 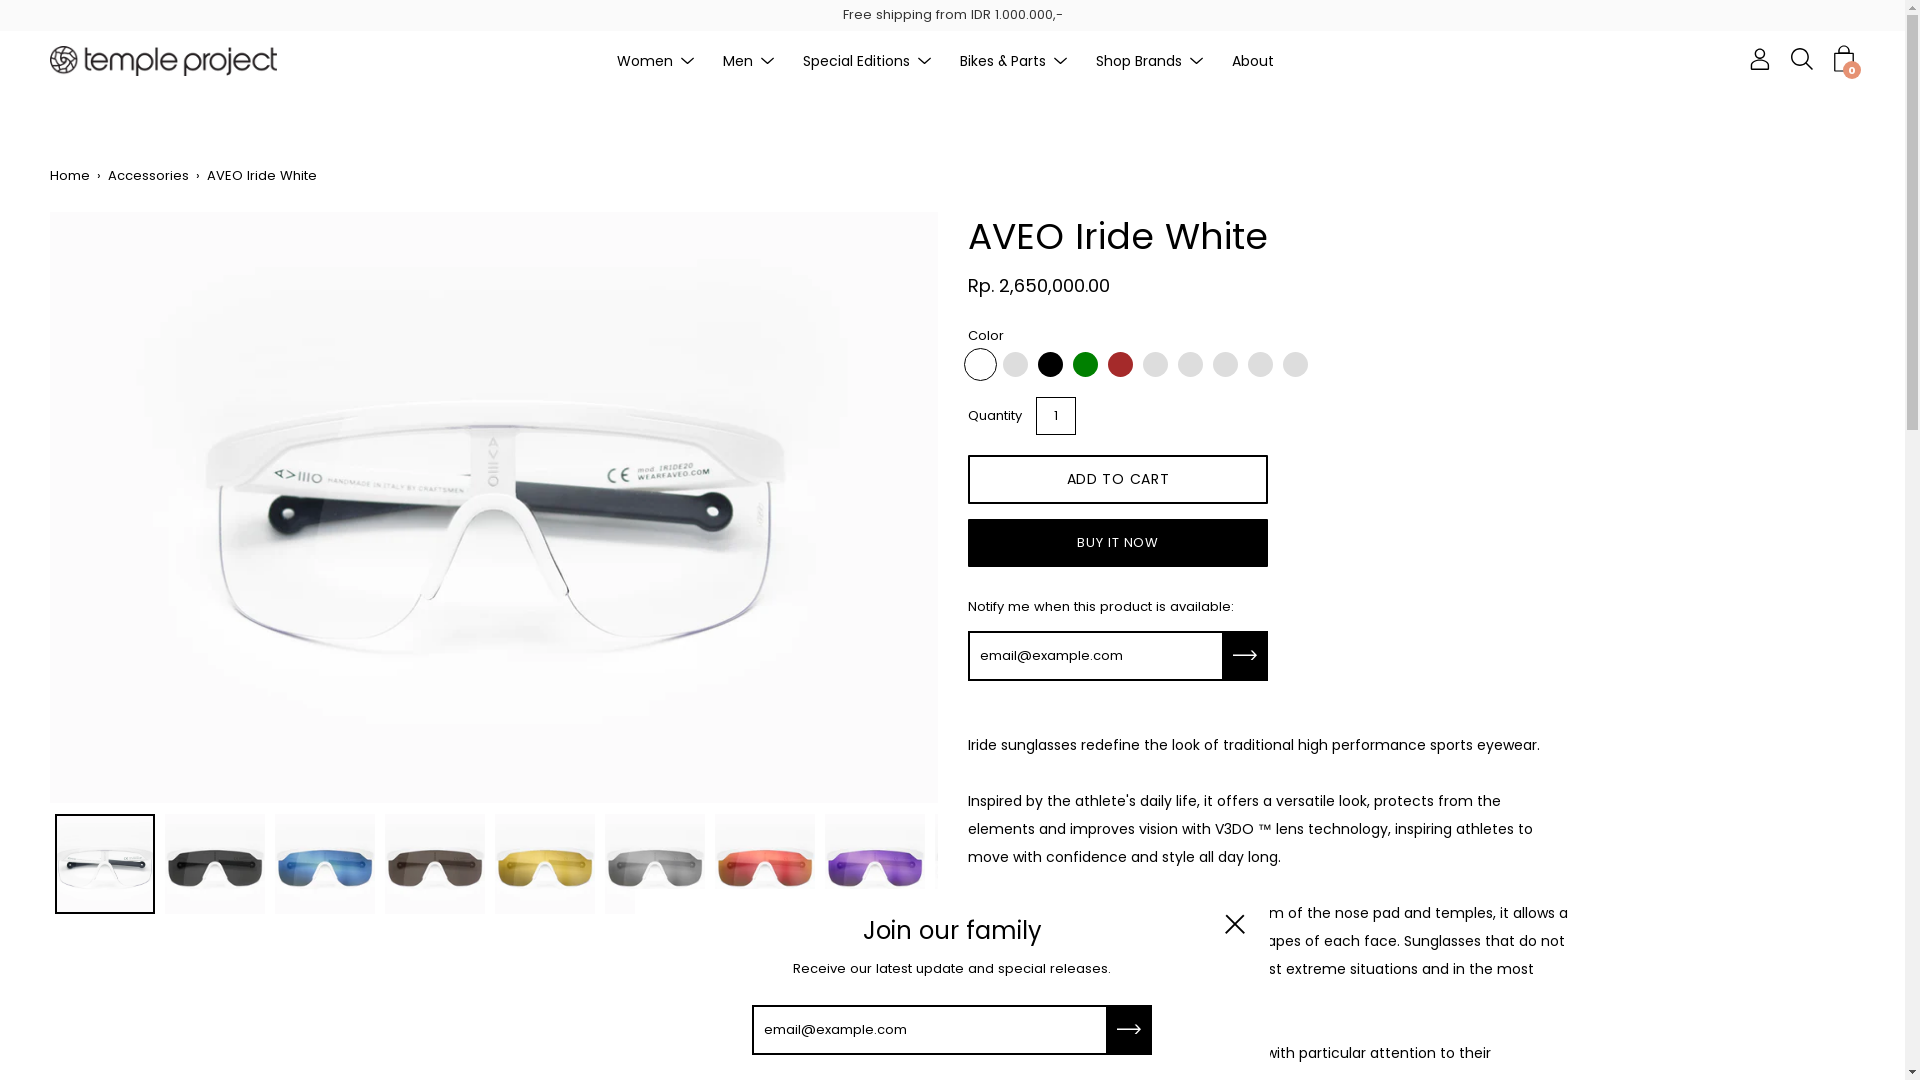 What do you see at coordinates (1138, 60) in the screenshot?
I see `'Shop Brands'` at bounding box center [1138, 60].